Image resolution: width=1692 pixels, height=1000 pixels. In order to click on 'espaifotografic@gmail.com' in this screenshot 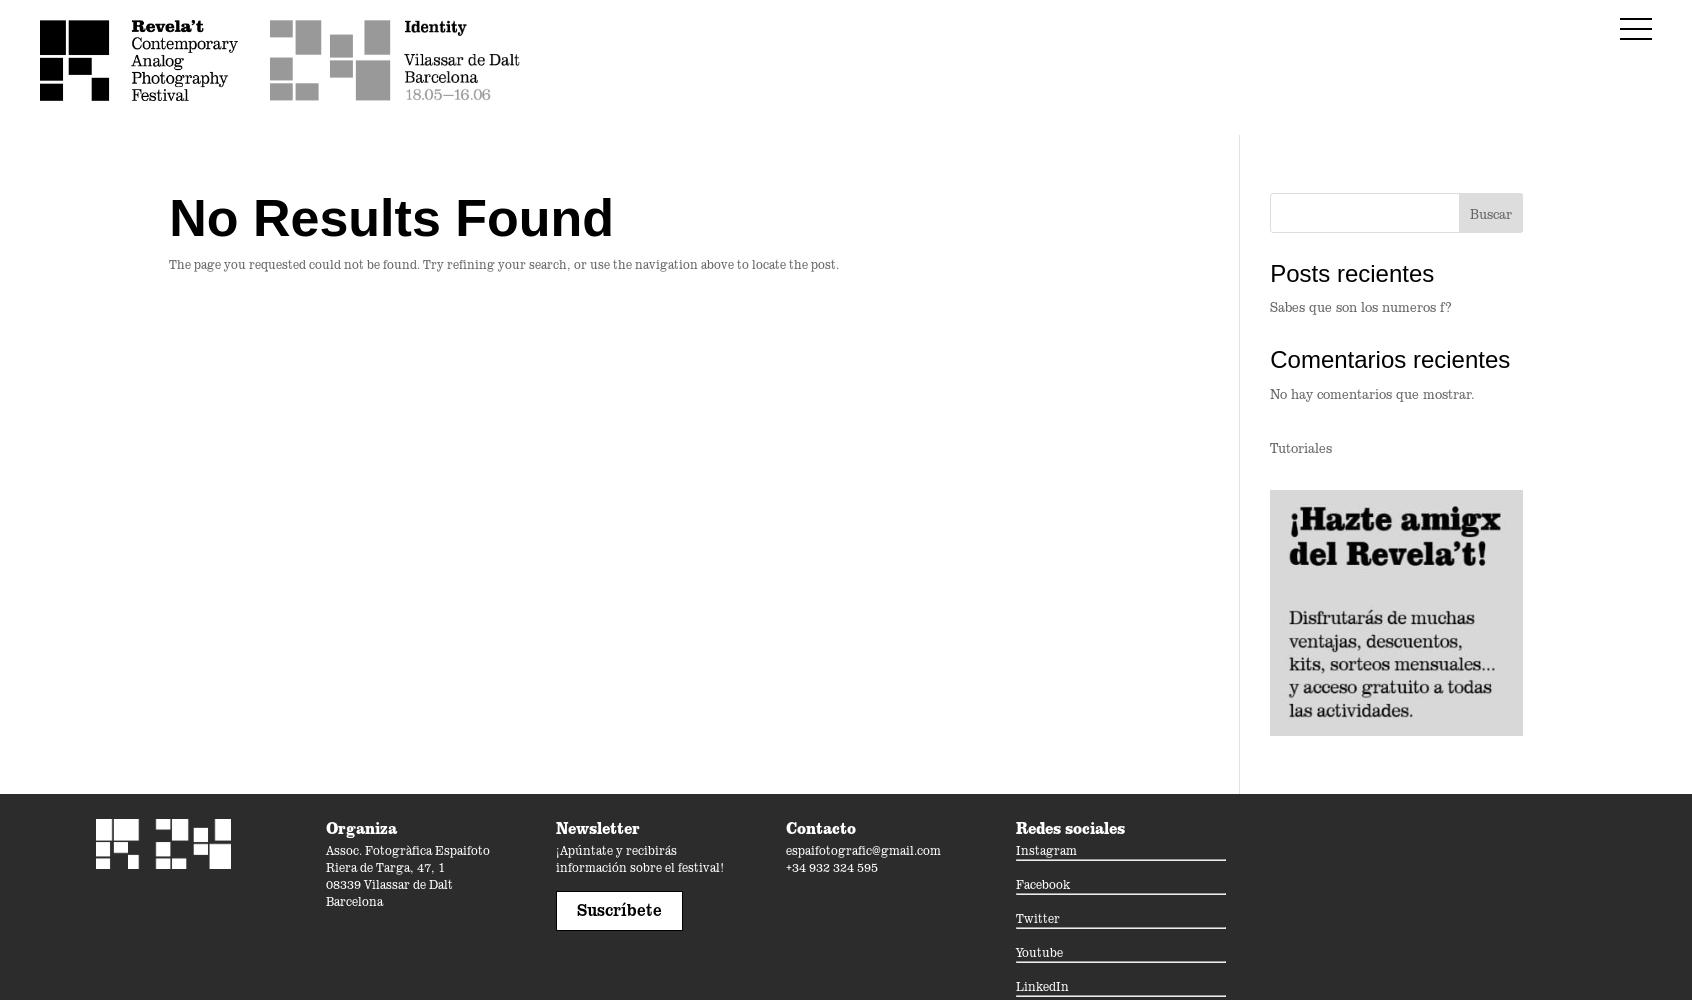, I will do `click(862, 848)`.